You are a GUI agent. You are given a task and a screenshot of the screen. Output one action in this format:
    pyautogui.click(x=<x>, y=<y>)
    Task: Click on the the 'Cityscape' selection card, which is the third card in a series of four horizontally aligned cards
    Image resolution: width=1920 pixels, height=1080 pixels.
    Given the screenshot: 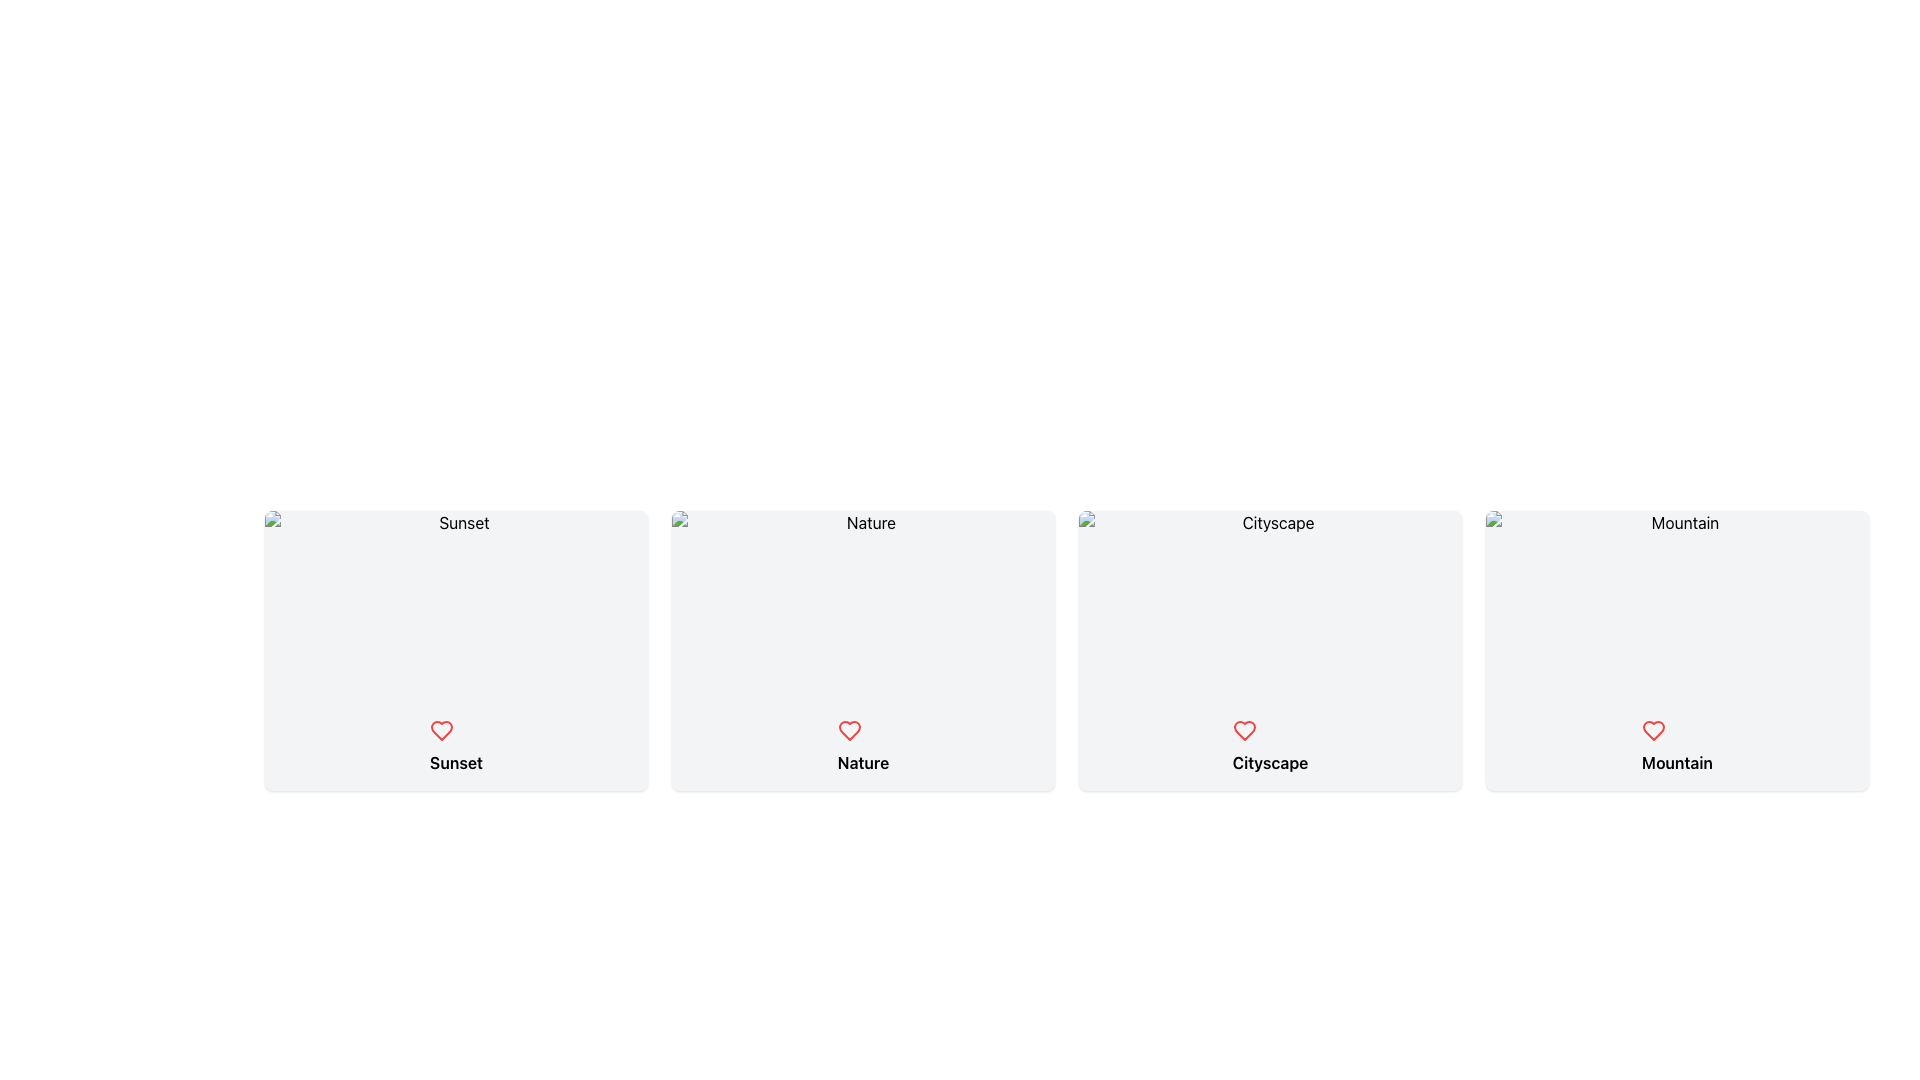 What is the action you would take?
    pyautogui.click(x=1269, y=651)
    